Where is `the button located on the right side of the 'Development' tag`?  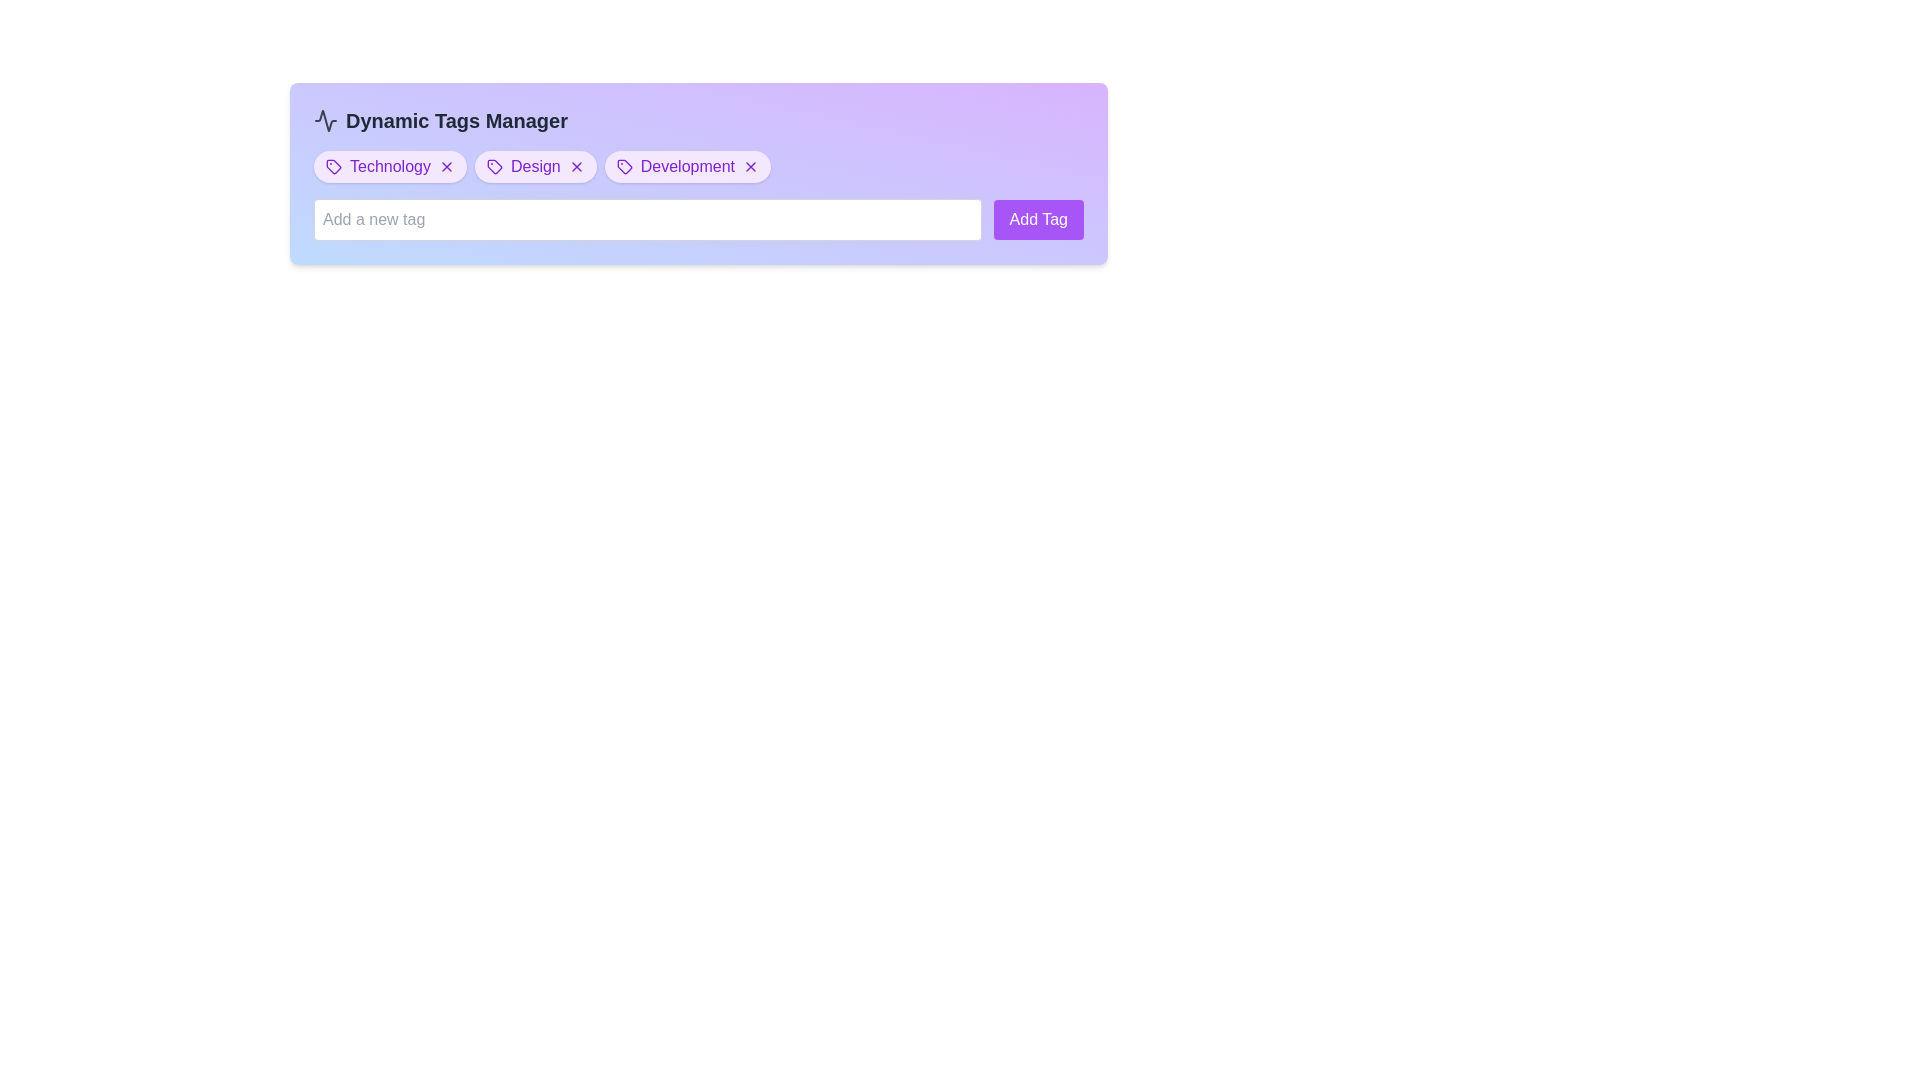
the button located on the right side of the 'Development' tag is located at coordinates (750, 165).